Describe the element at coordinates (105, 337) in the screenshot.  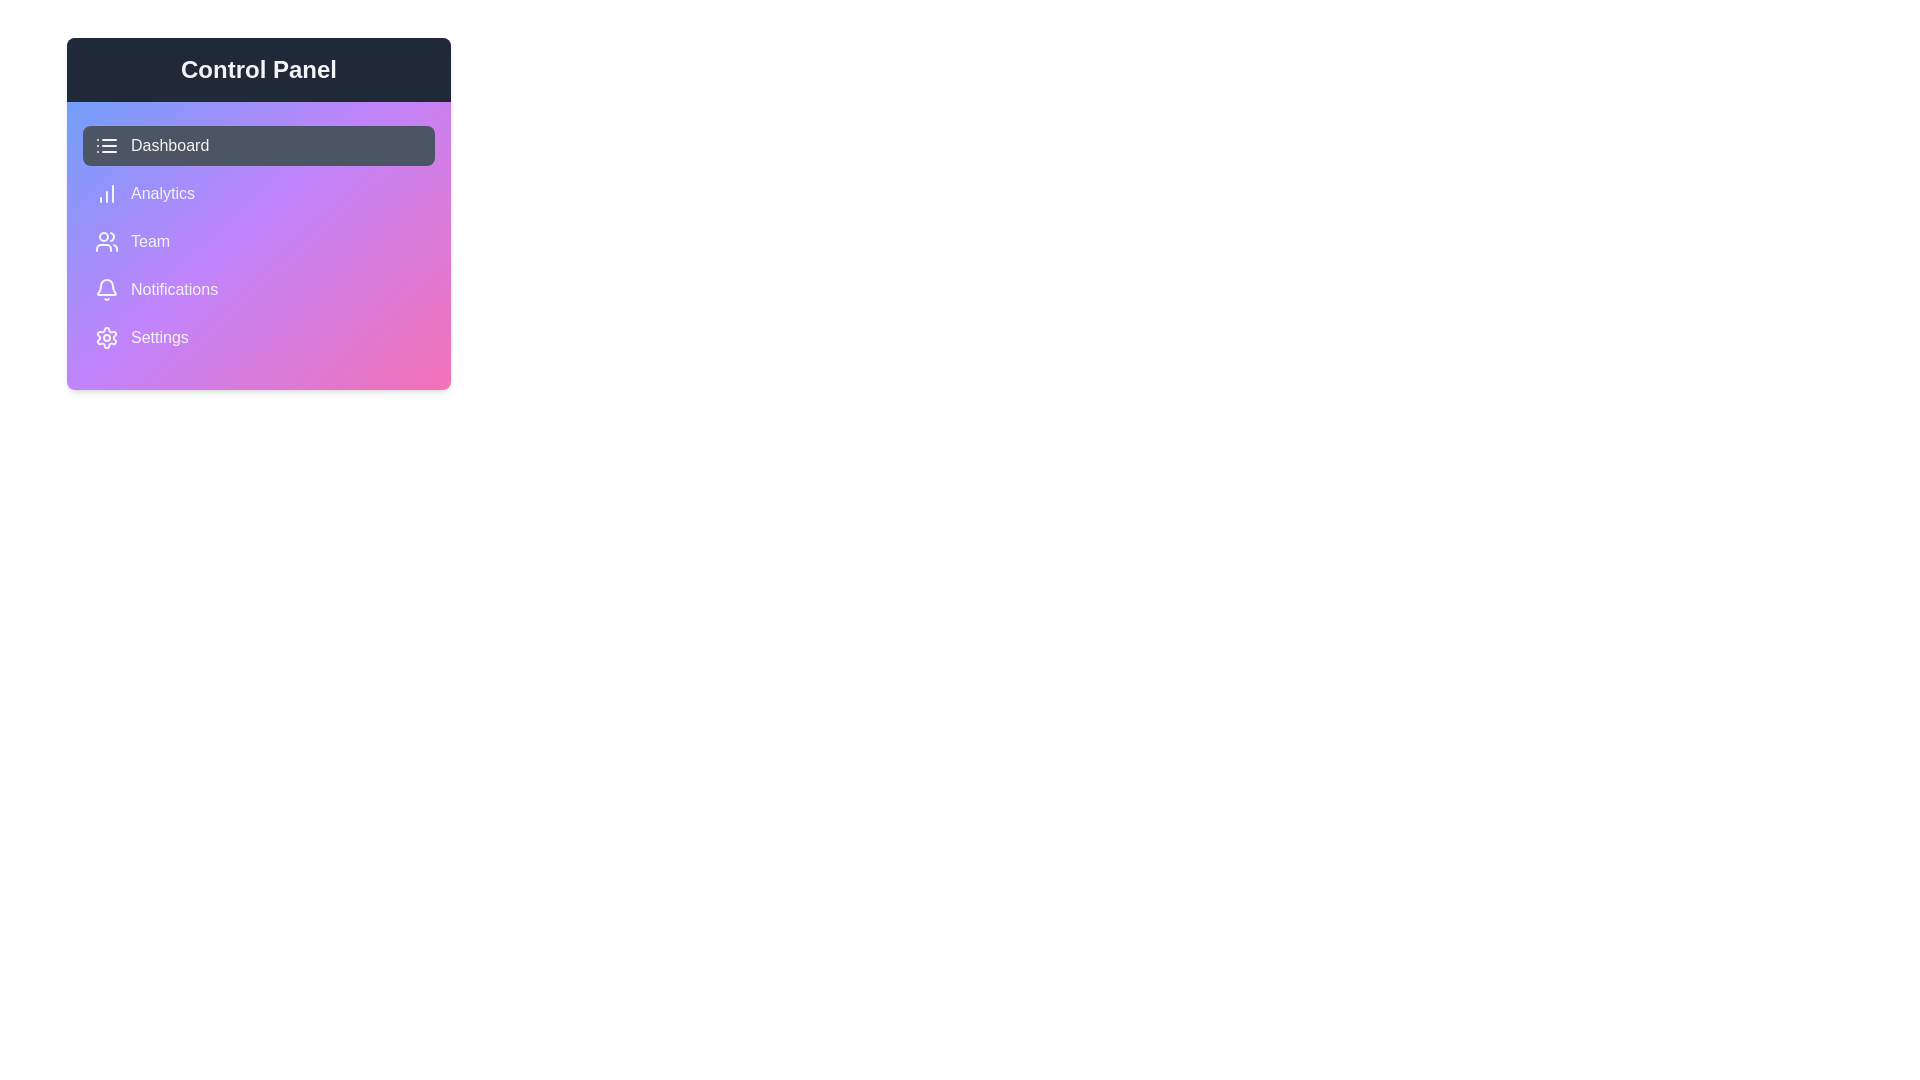
I see `the distinct purple cogwheel icon with intricate line details located in the 'Settings' section of the 'Control Panel' menu` at that location.